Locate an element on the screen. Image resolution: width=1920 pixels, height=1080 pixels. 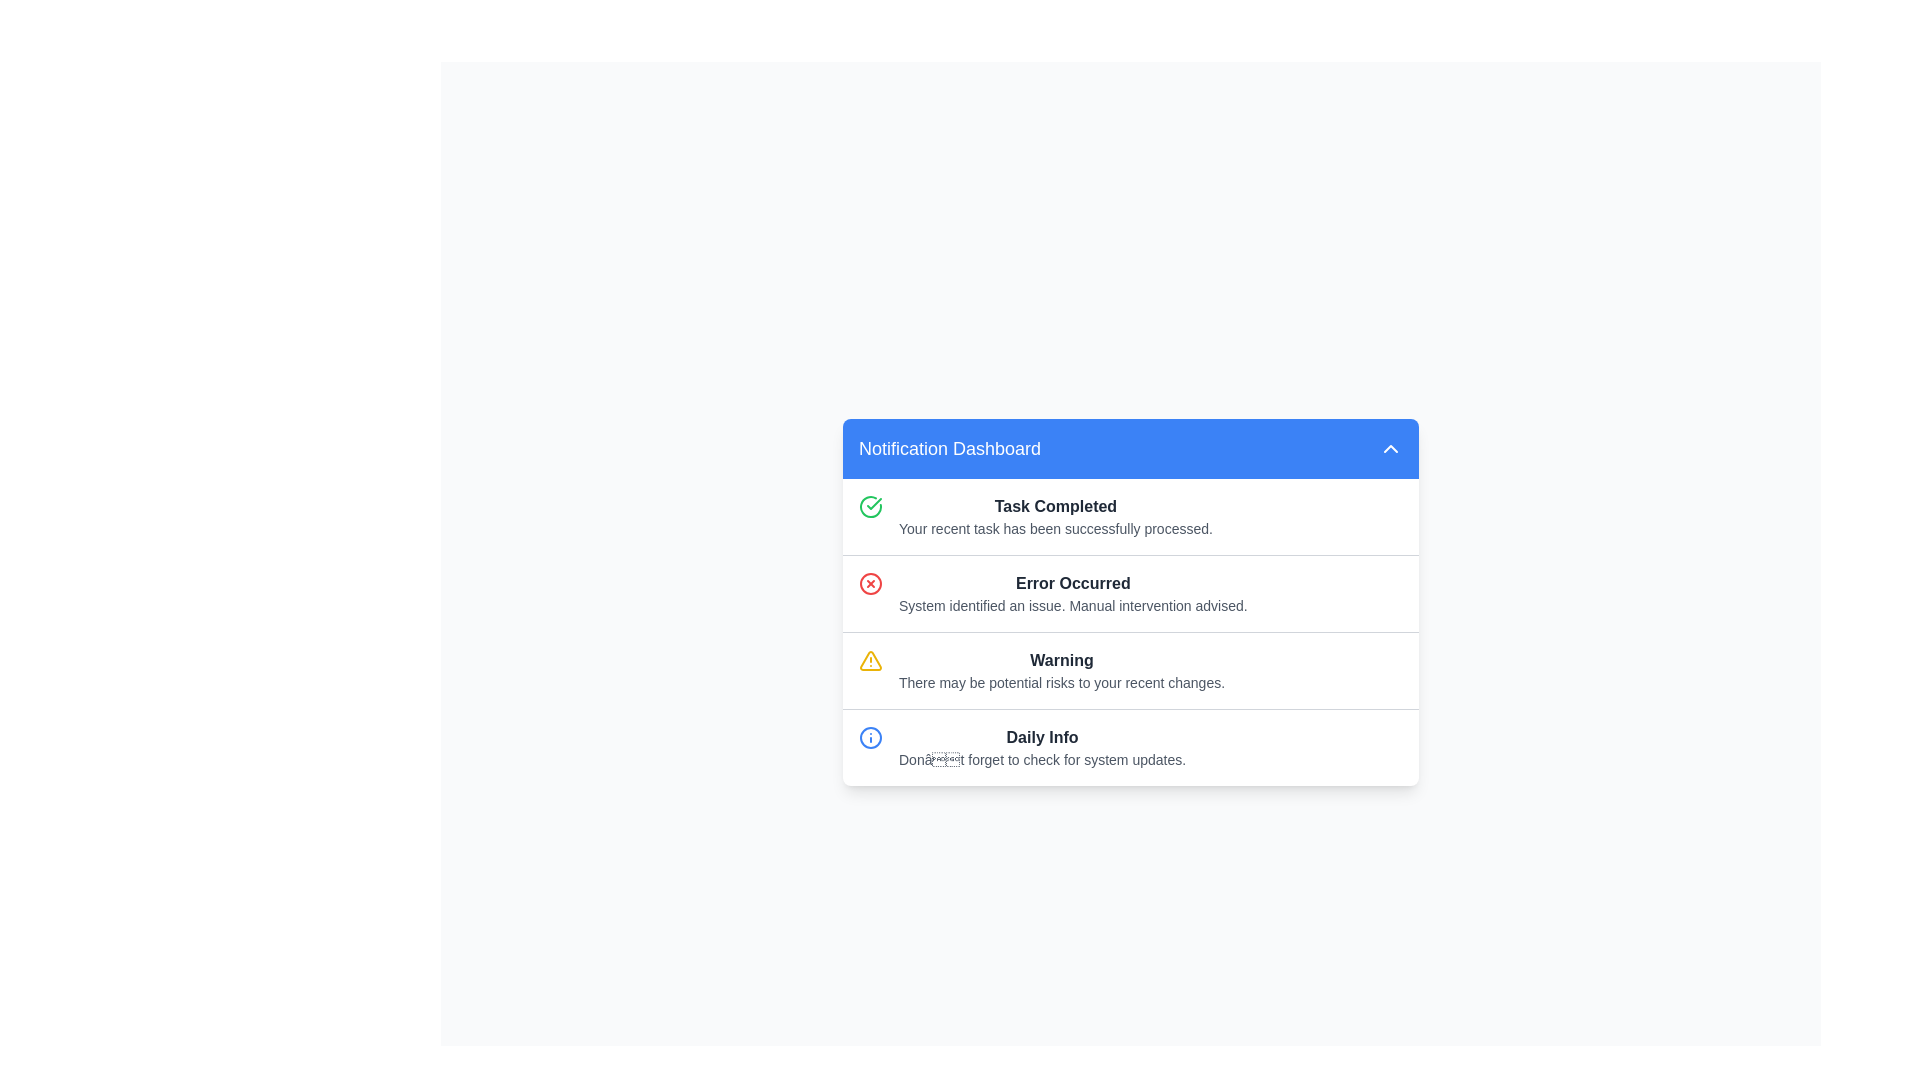
the muted gray text label that states 'There may be potential risks to your recent changes.', located directly below the 'Warning' label in the notification card is located at coordinates (1060, 681).